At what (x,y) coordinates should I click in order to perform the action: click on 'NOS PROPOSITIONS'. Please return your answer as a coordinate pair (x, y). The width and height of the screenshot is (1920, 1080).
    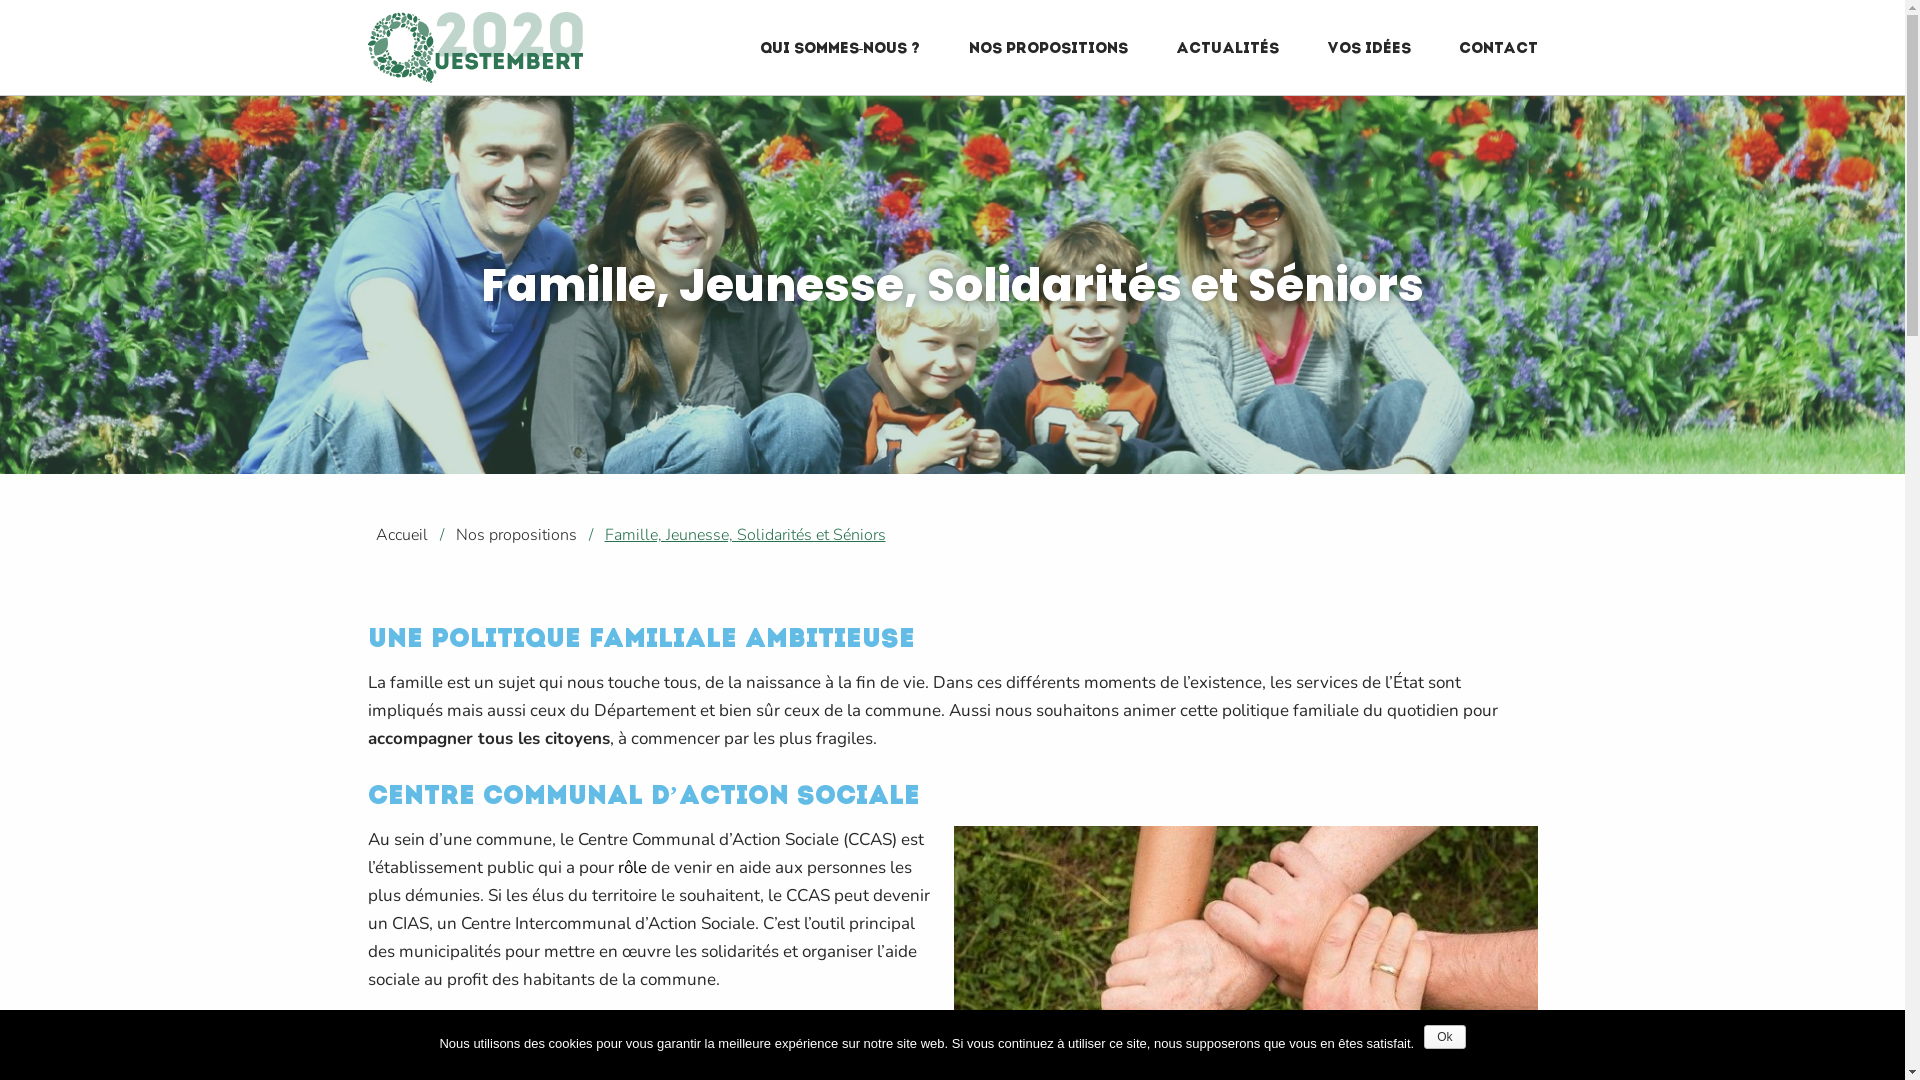
    Looking at the image, I should click on (1046, 45).